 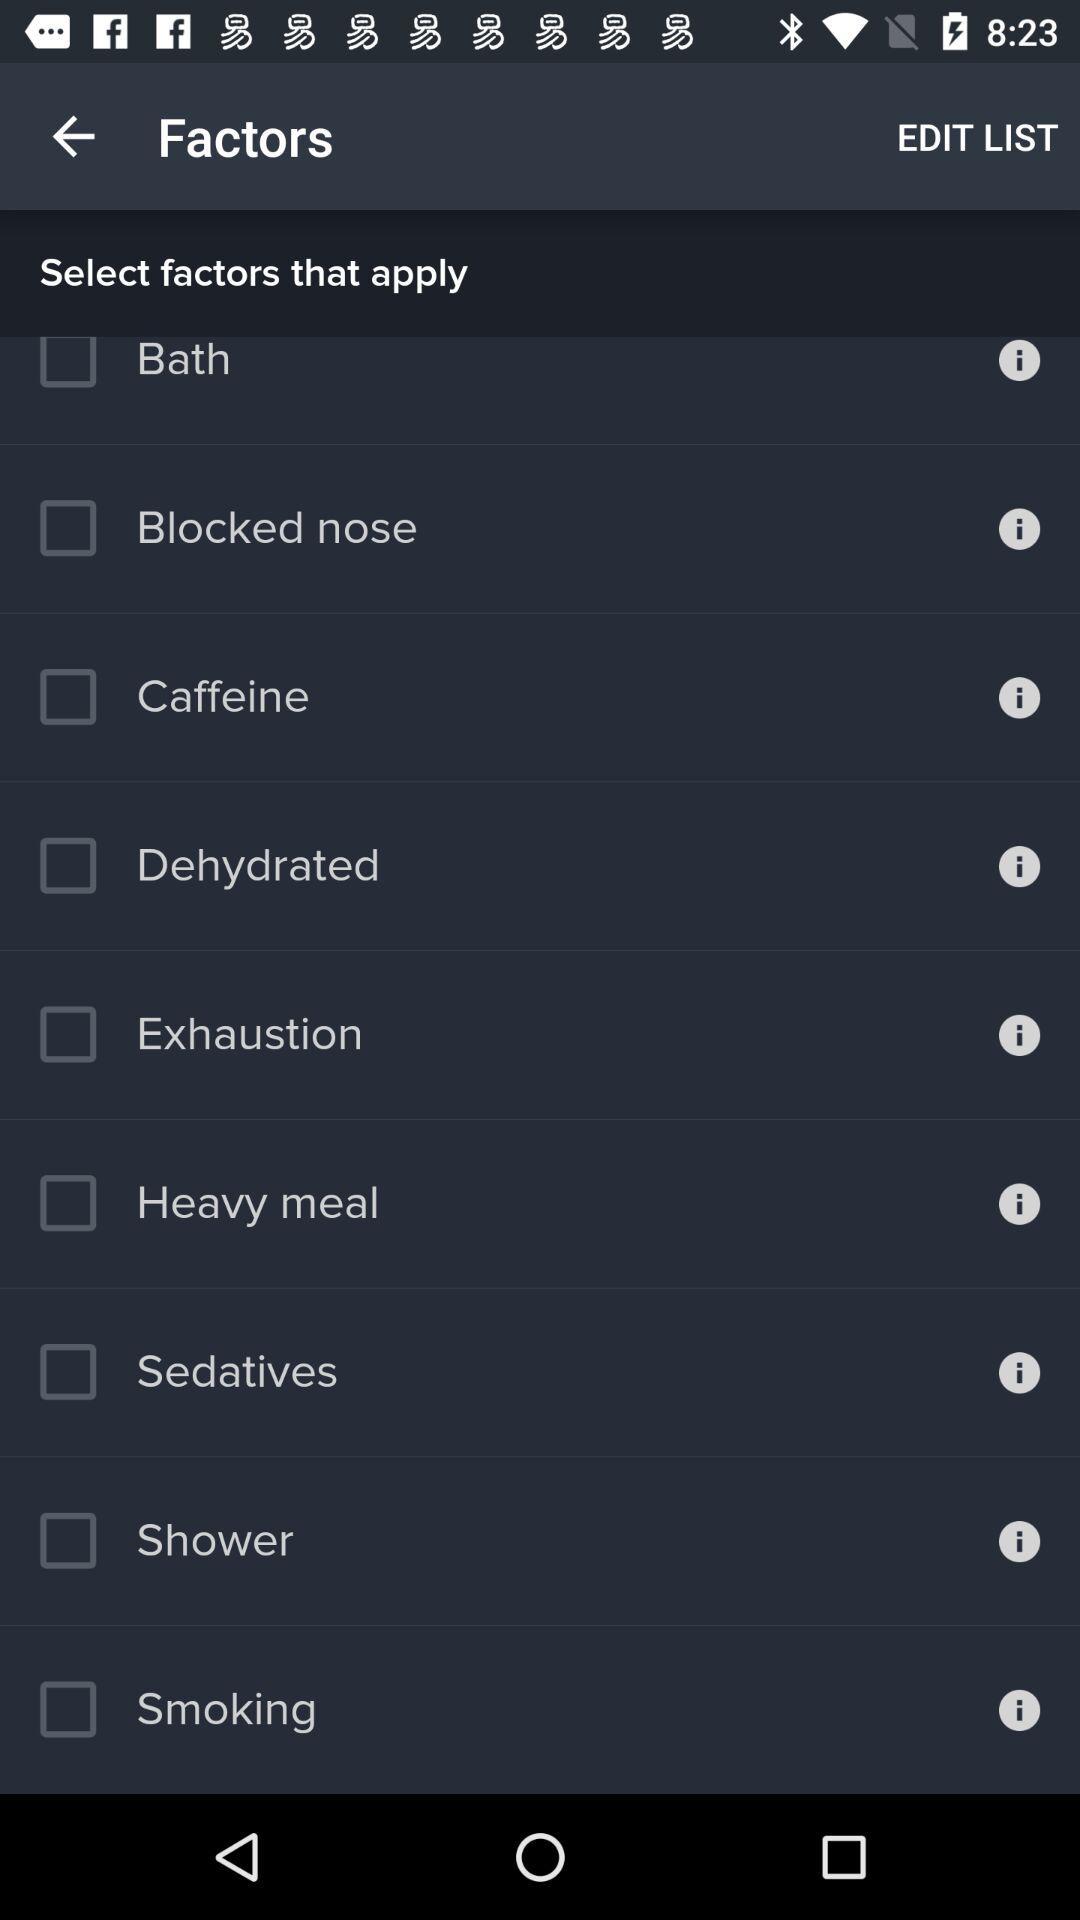 What do you see at coordinates (189, 1371) in the screenshot?
I see `the icon below heavy meal` at bounding box center [189, 1371].